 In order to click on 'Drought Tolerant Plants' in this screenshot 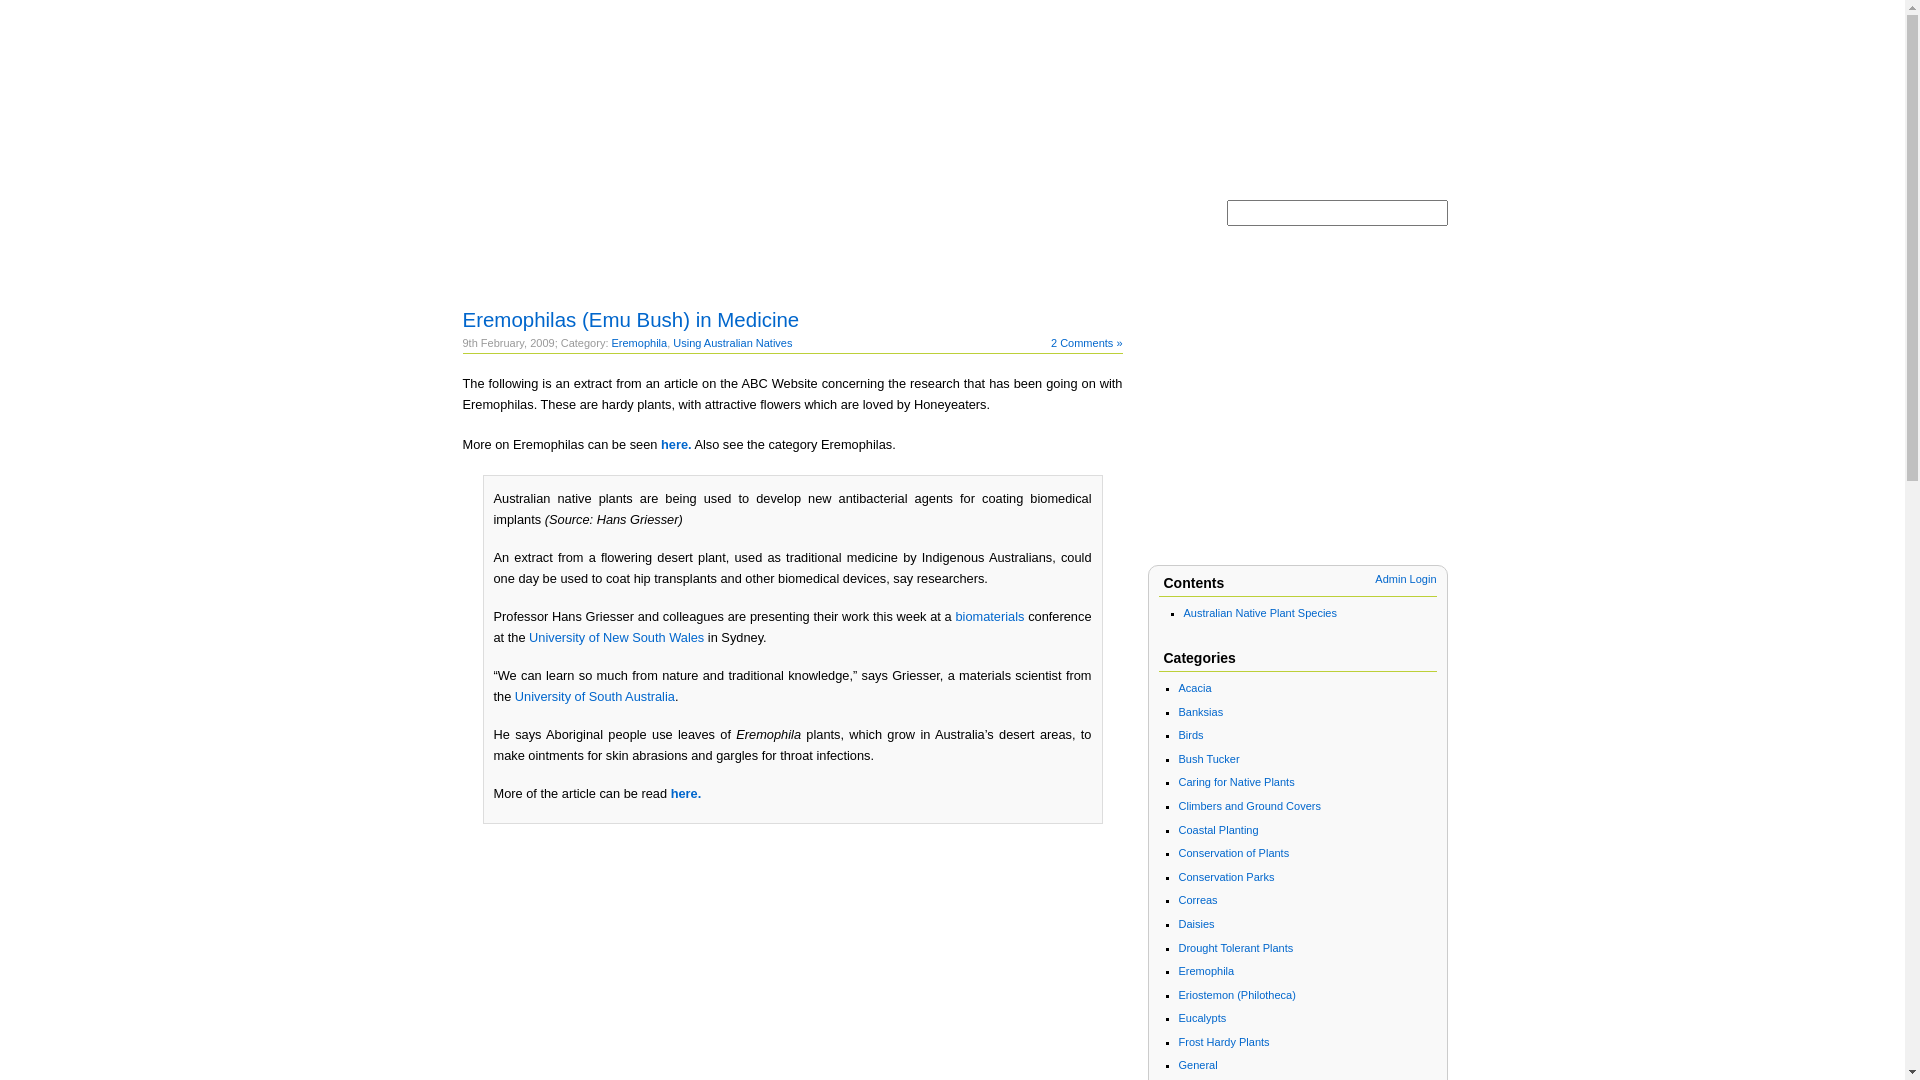, I will do `click(1234, 947)`.